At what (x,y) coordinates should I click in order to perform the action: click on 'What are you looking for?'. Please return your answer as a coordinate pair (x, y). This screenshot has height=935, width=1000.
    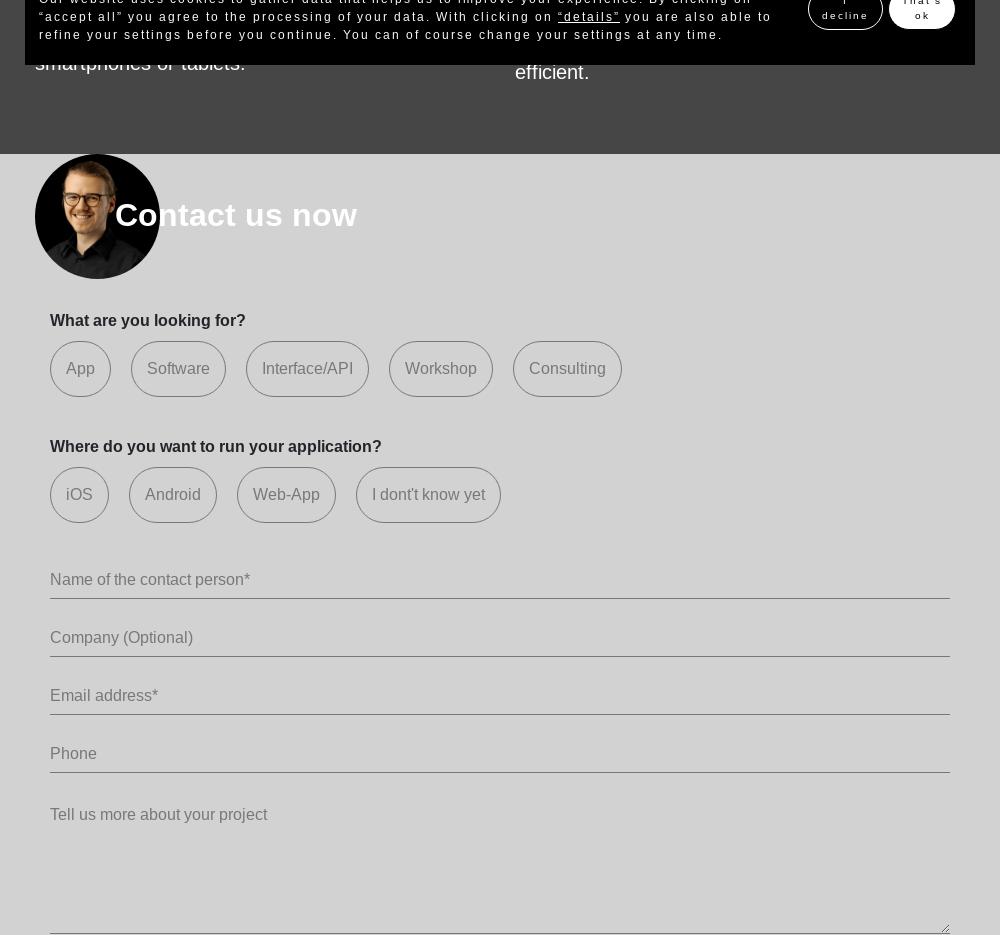
    Looking at the image, I should click on (50, 319).